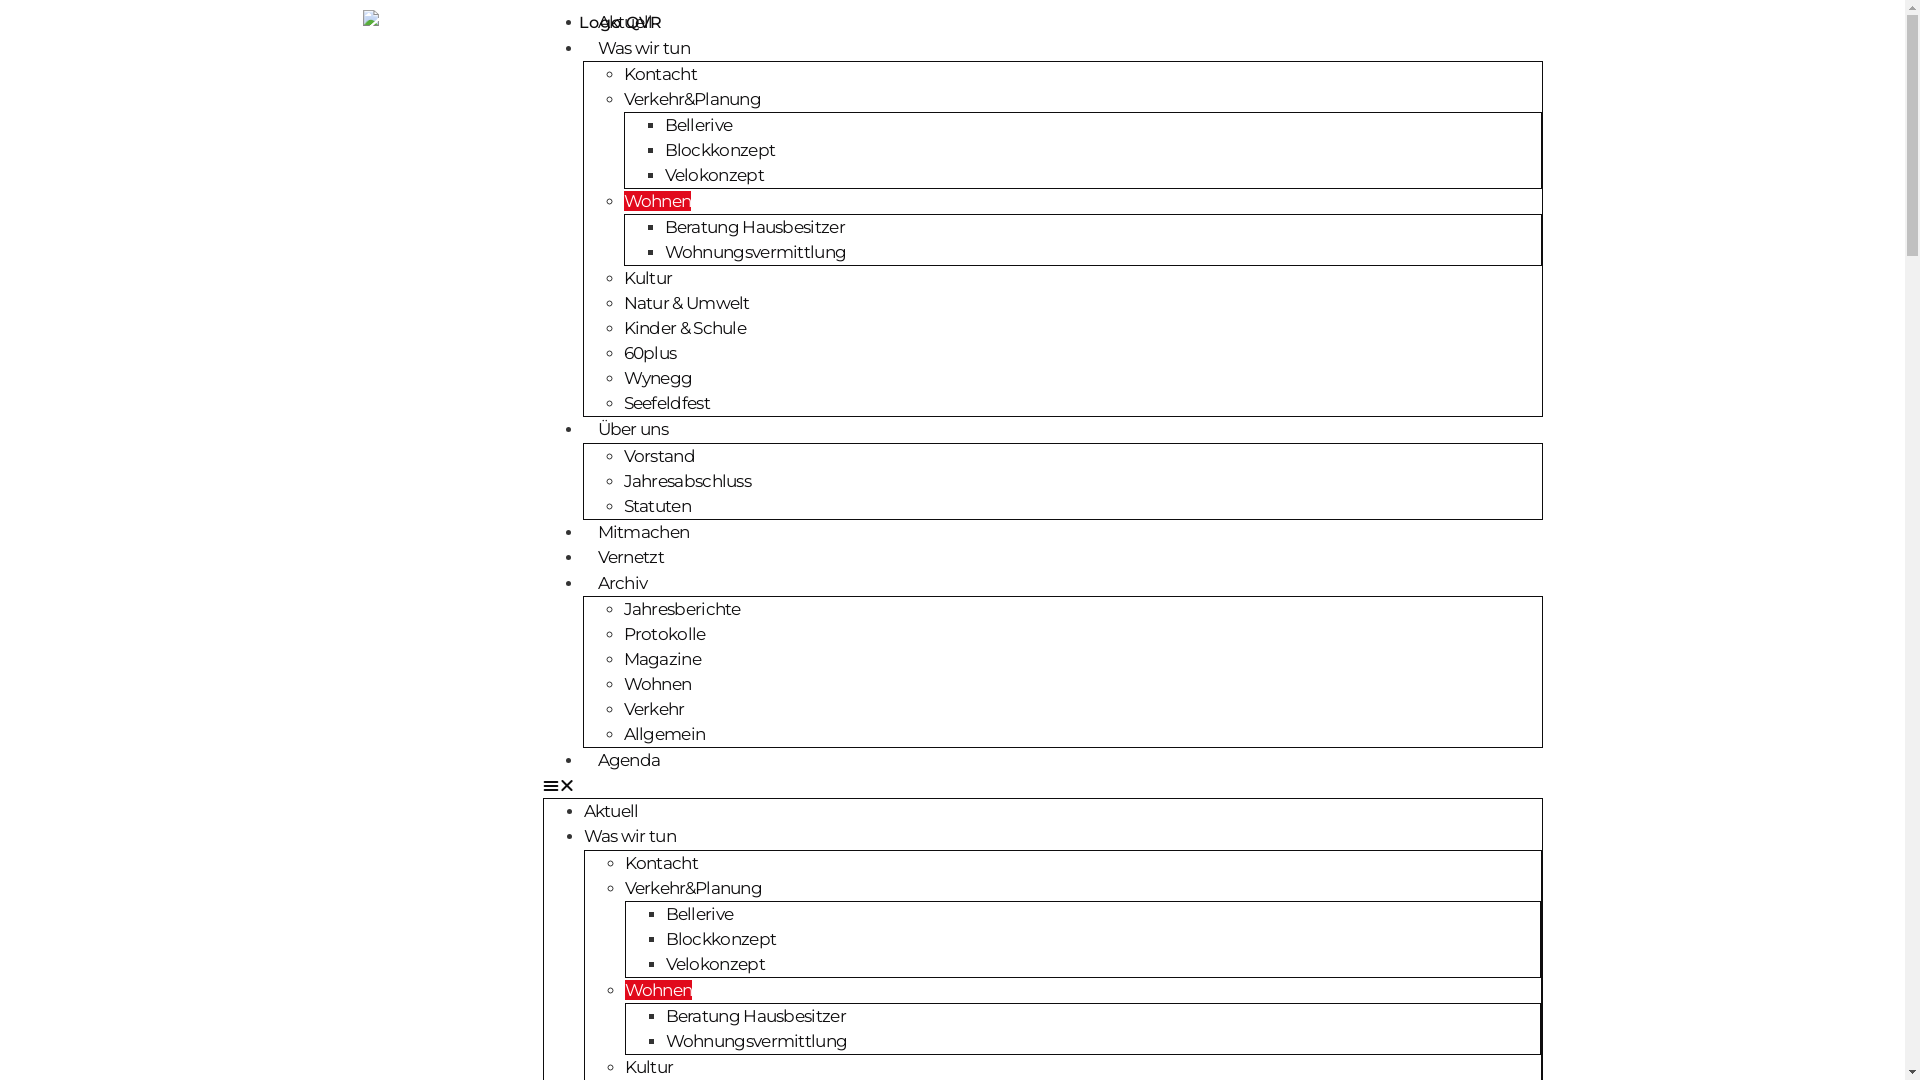  I want to click on 'Velokonzept', so click(715, 963).